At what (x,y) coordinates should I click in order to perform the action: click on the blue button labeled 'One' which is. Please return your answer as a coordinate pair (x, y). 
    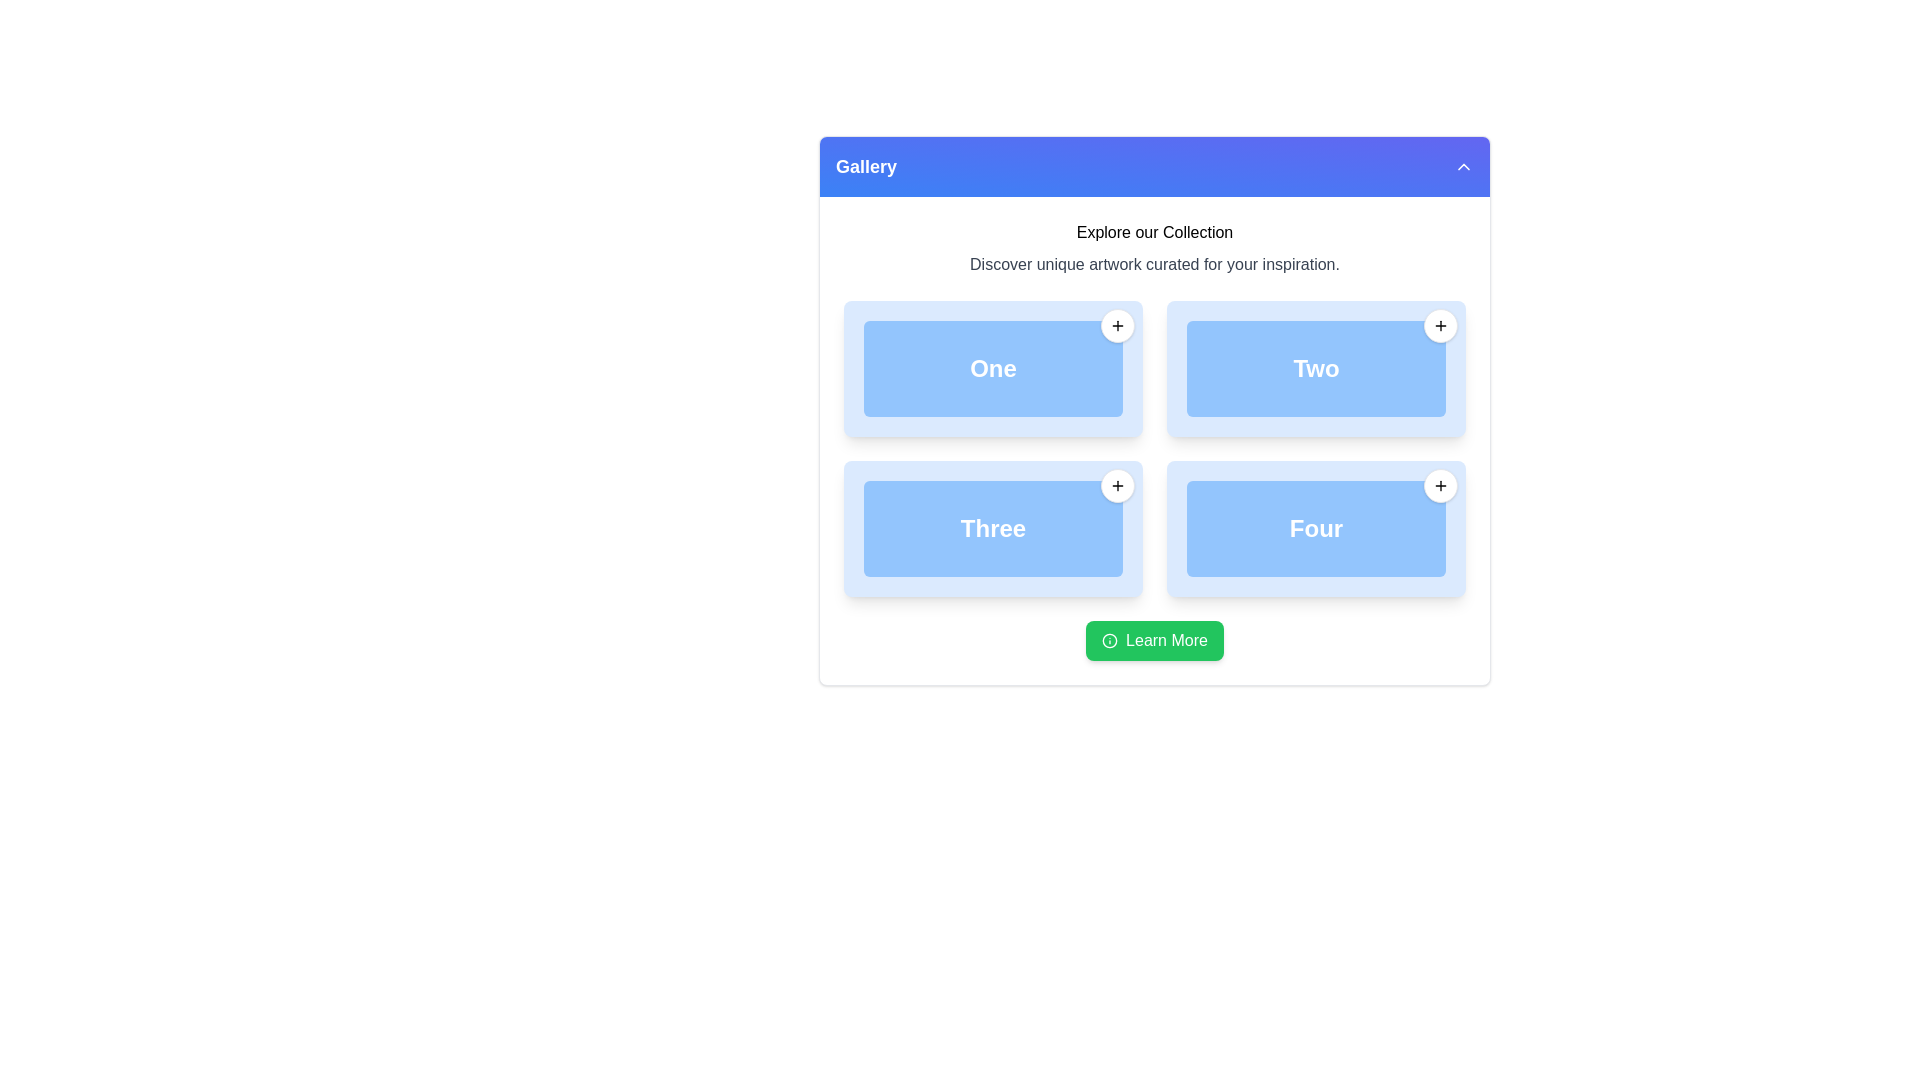
    Looking at the image, I should click on (993, 369).